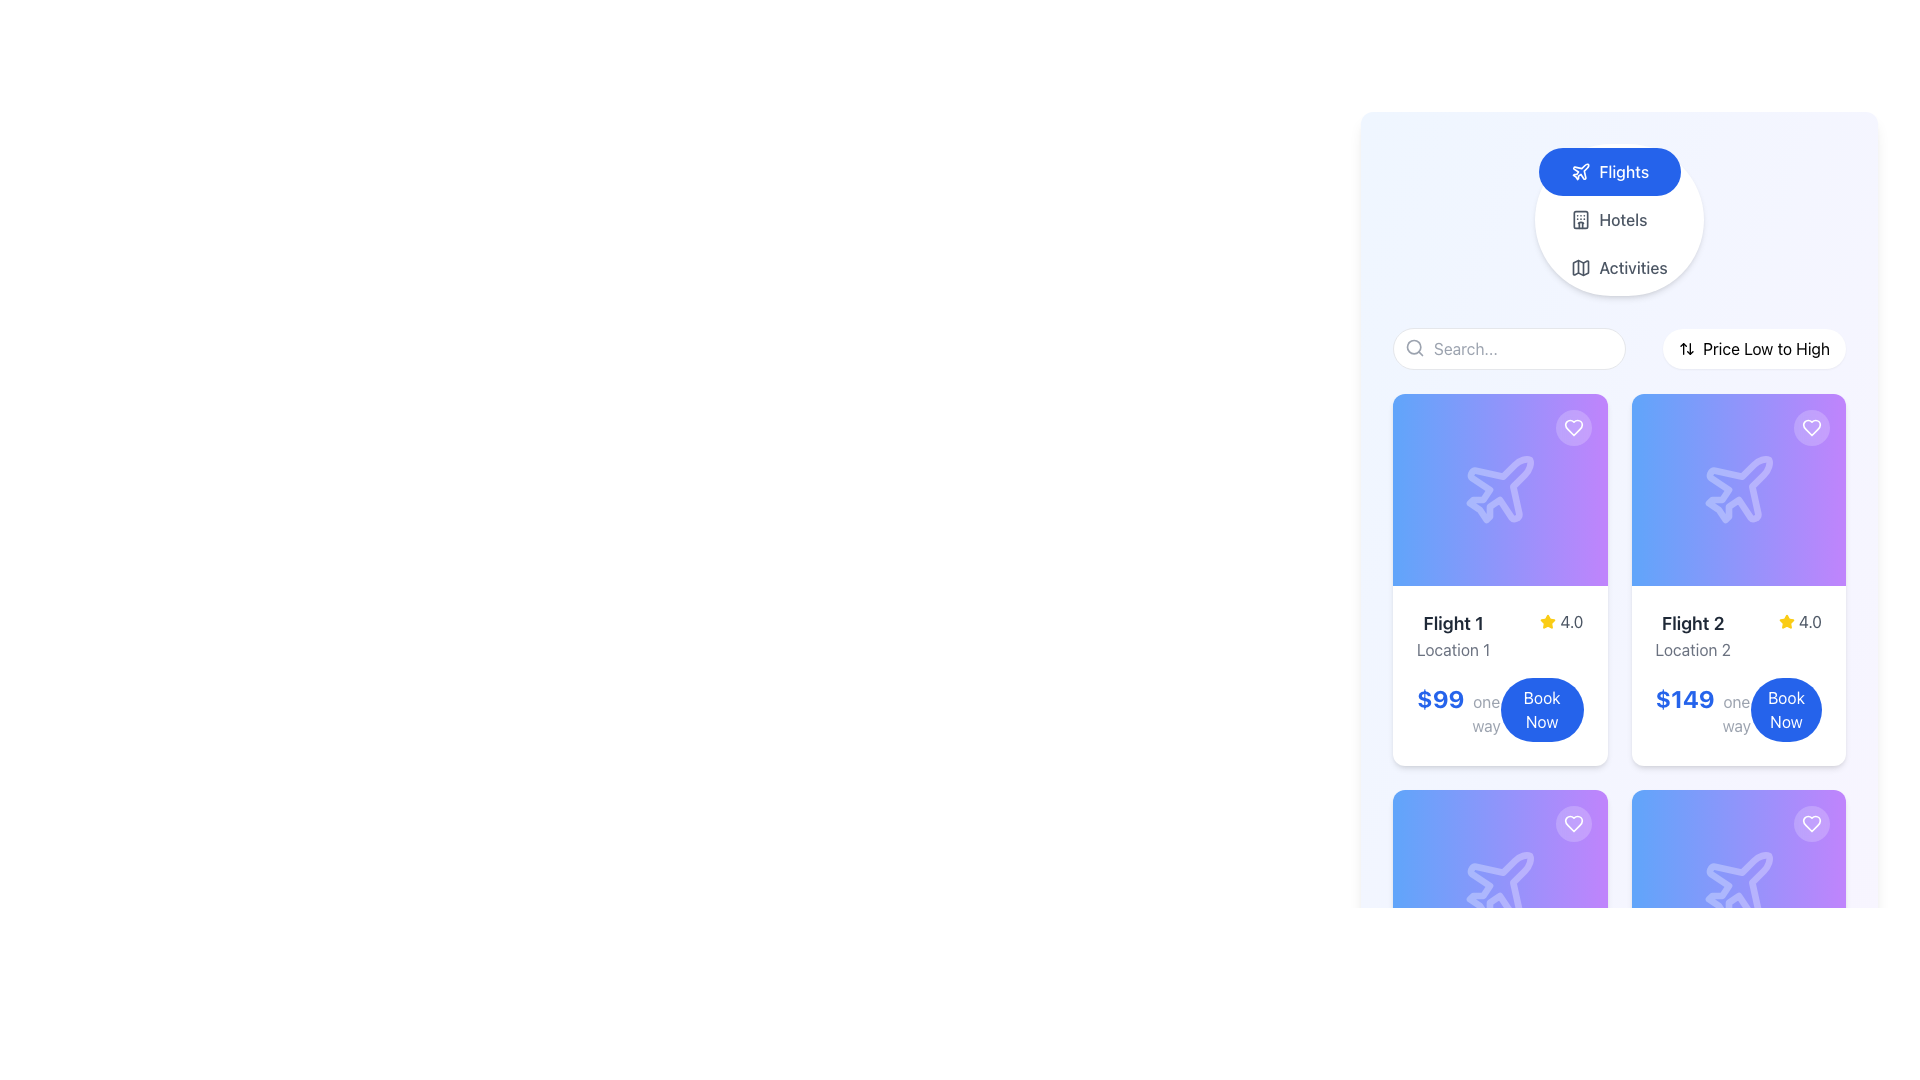 Image resolution: width=1920 pixels, height=1080 pixels. I want to click on the sorting icon located to the left of the 'Price Low to High' button, so click(1685, 347).